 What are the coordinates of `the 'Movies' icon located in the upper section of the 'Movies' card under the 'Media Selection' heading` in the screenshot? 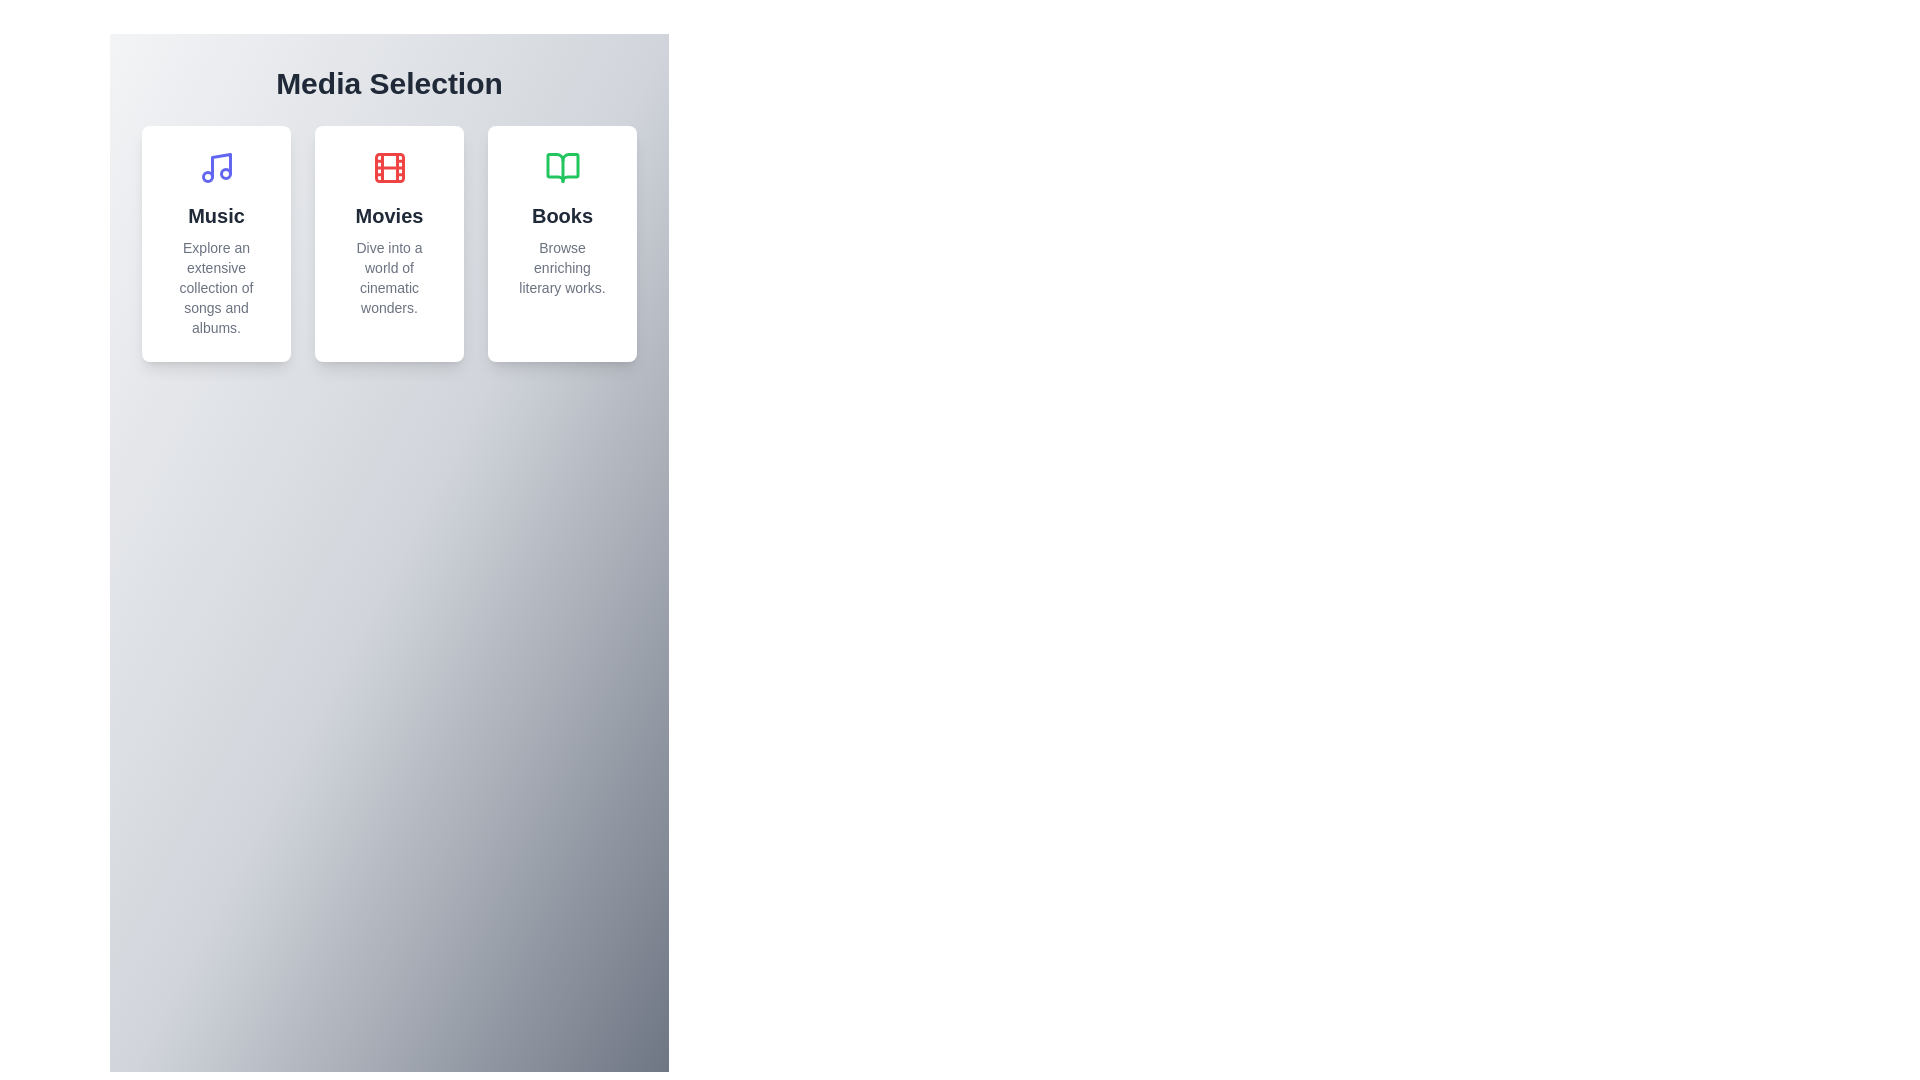 It's located at (389, 167).